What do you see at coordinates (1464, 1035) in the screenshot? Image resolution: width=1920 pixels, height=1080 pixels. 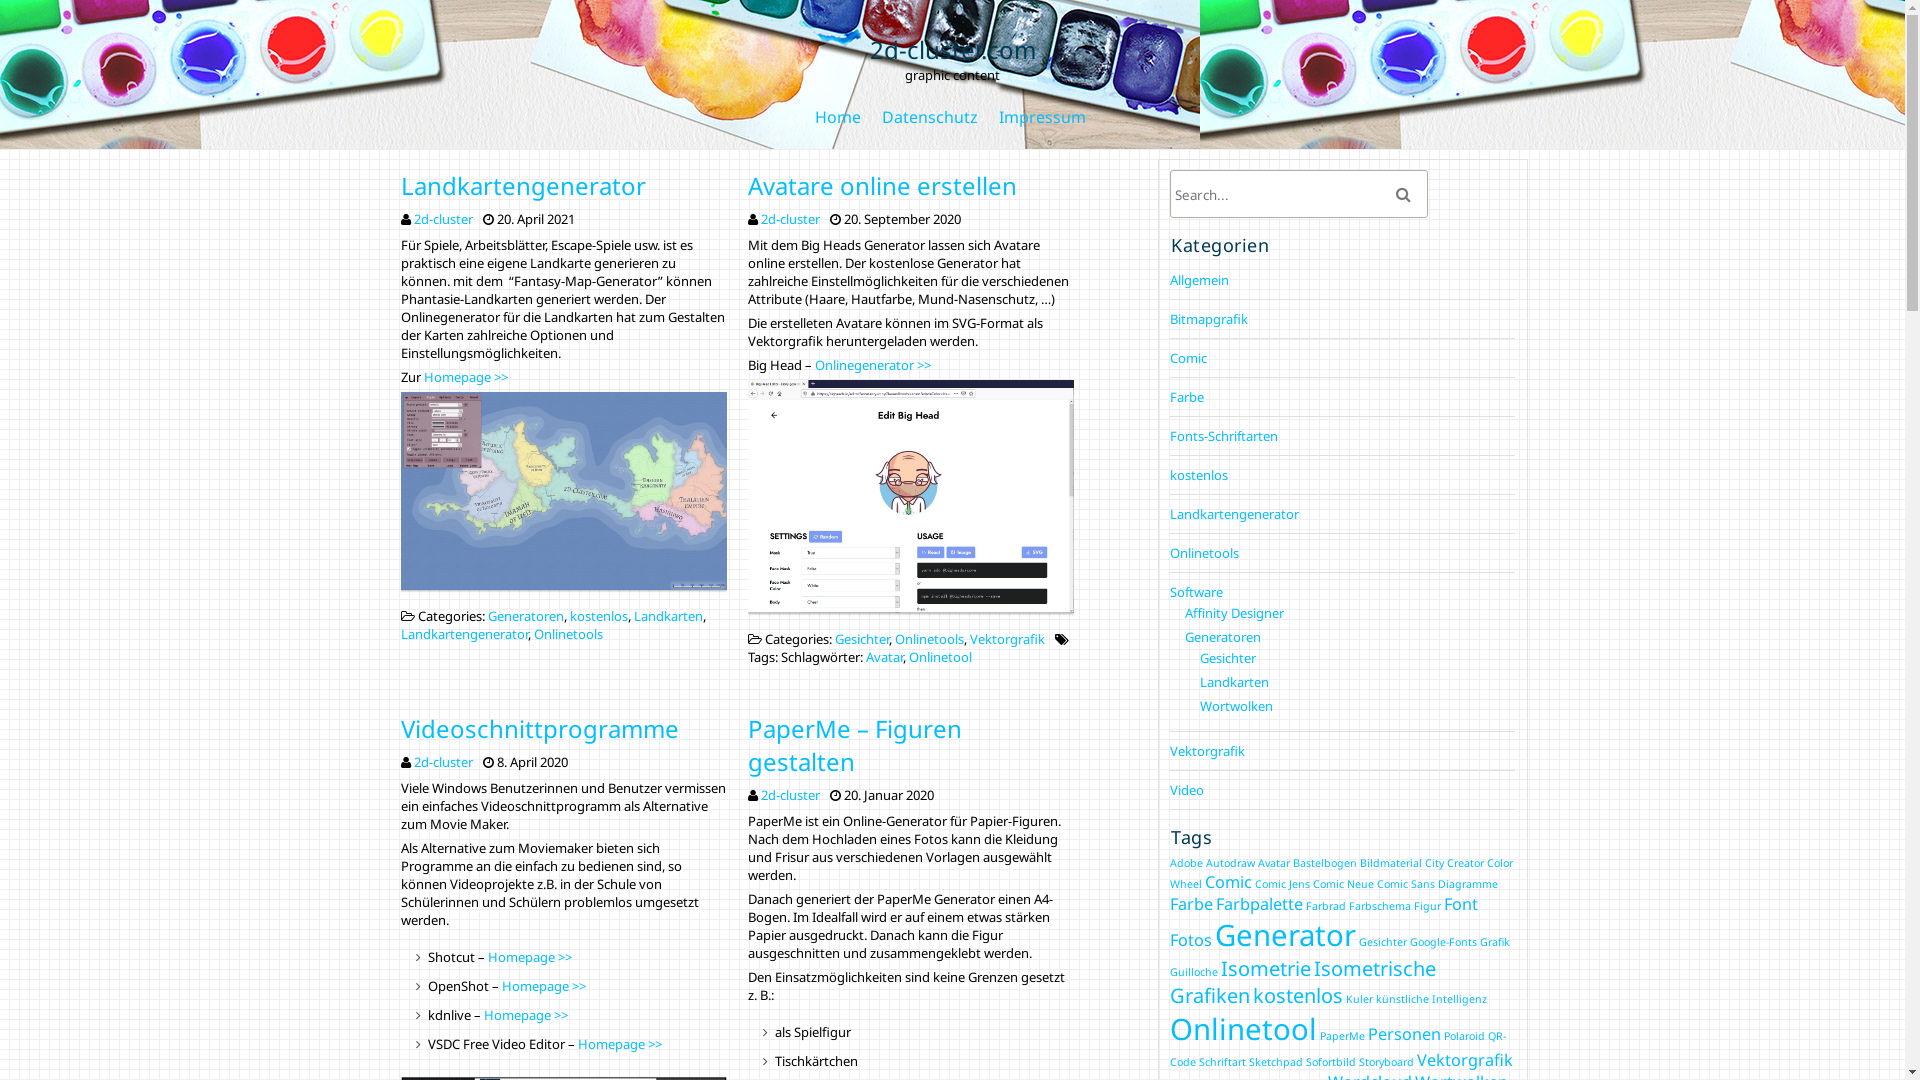 I see `'Polaroid'` at bounding box center [1464, 1035].